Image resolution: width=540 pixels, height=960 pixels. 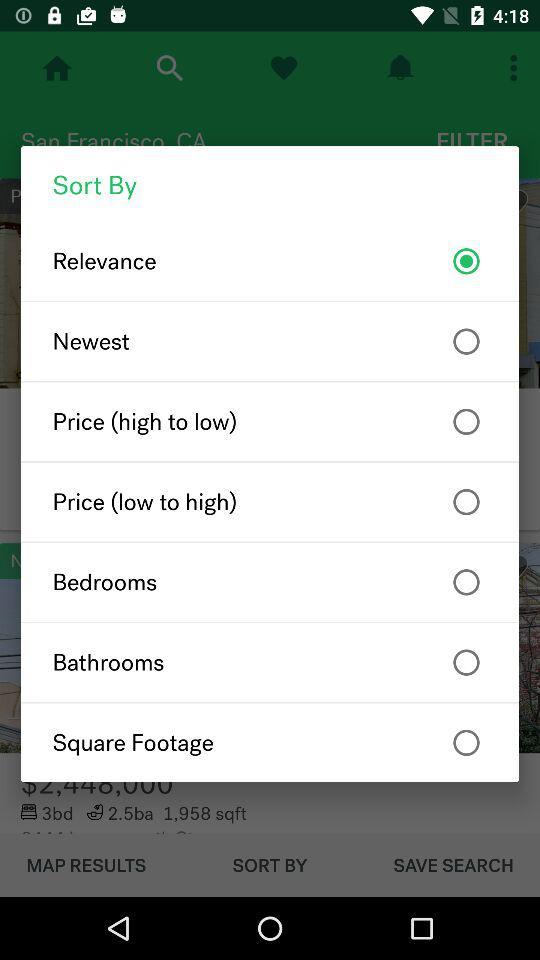 What do you see at coordinates (270, 582) in the screenshot?
I see `bedrooms item` at bounding box center [270, 582].